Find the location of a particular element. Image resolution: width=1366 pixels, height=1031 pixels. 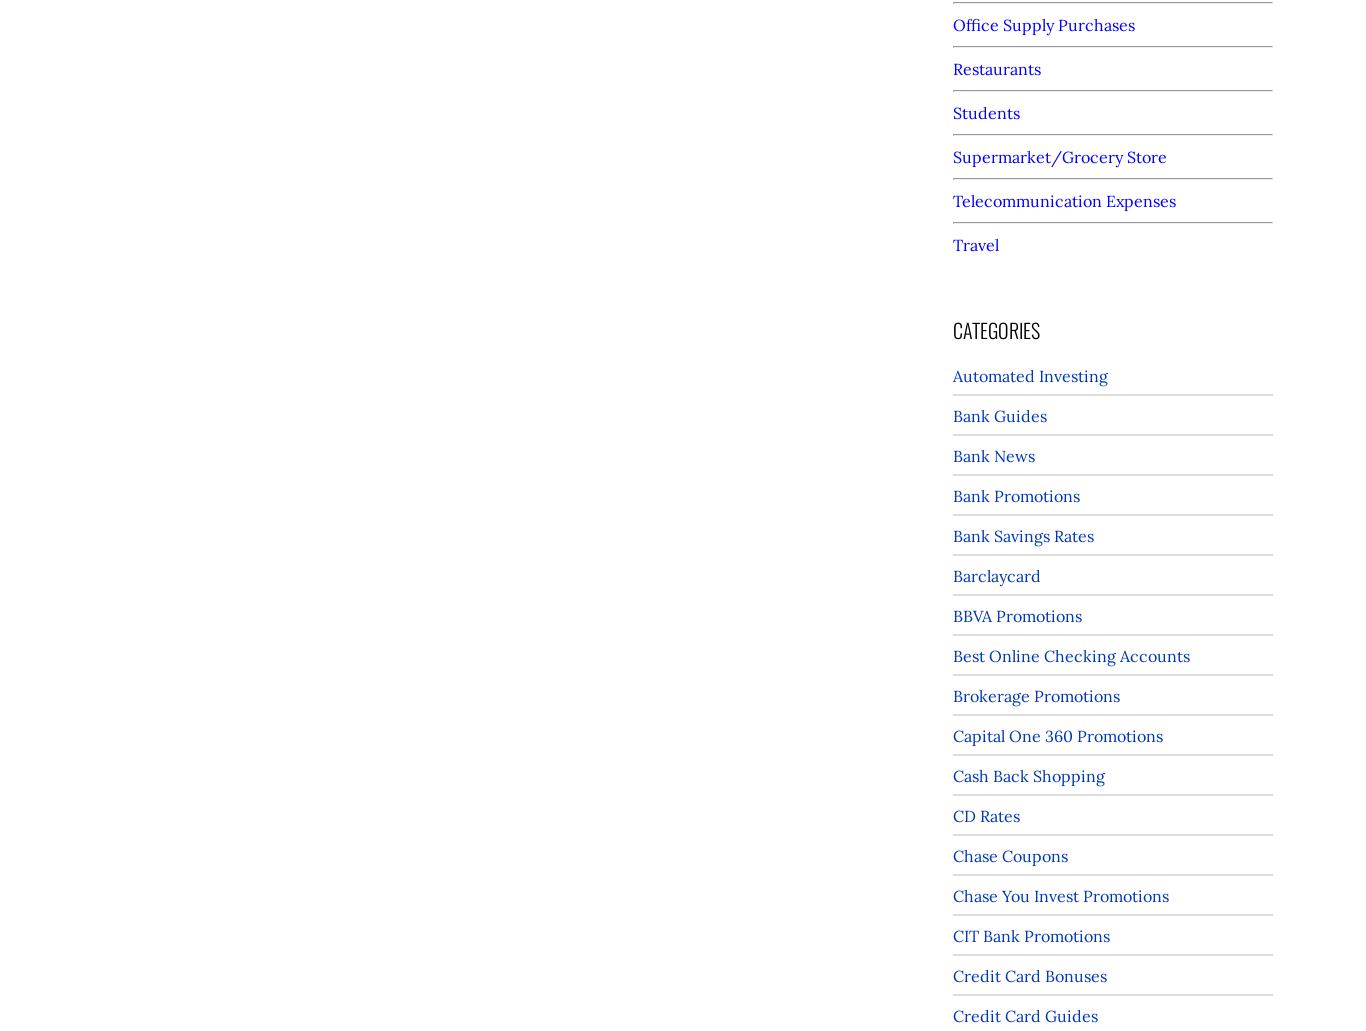

'Bank Guides' is located at coordinates (953, 416).